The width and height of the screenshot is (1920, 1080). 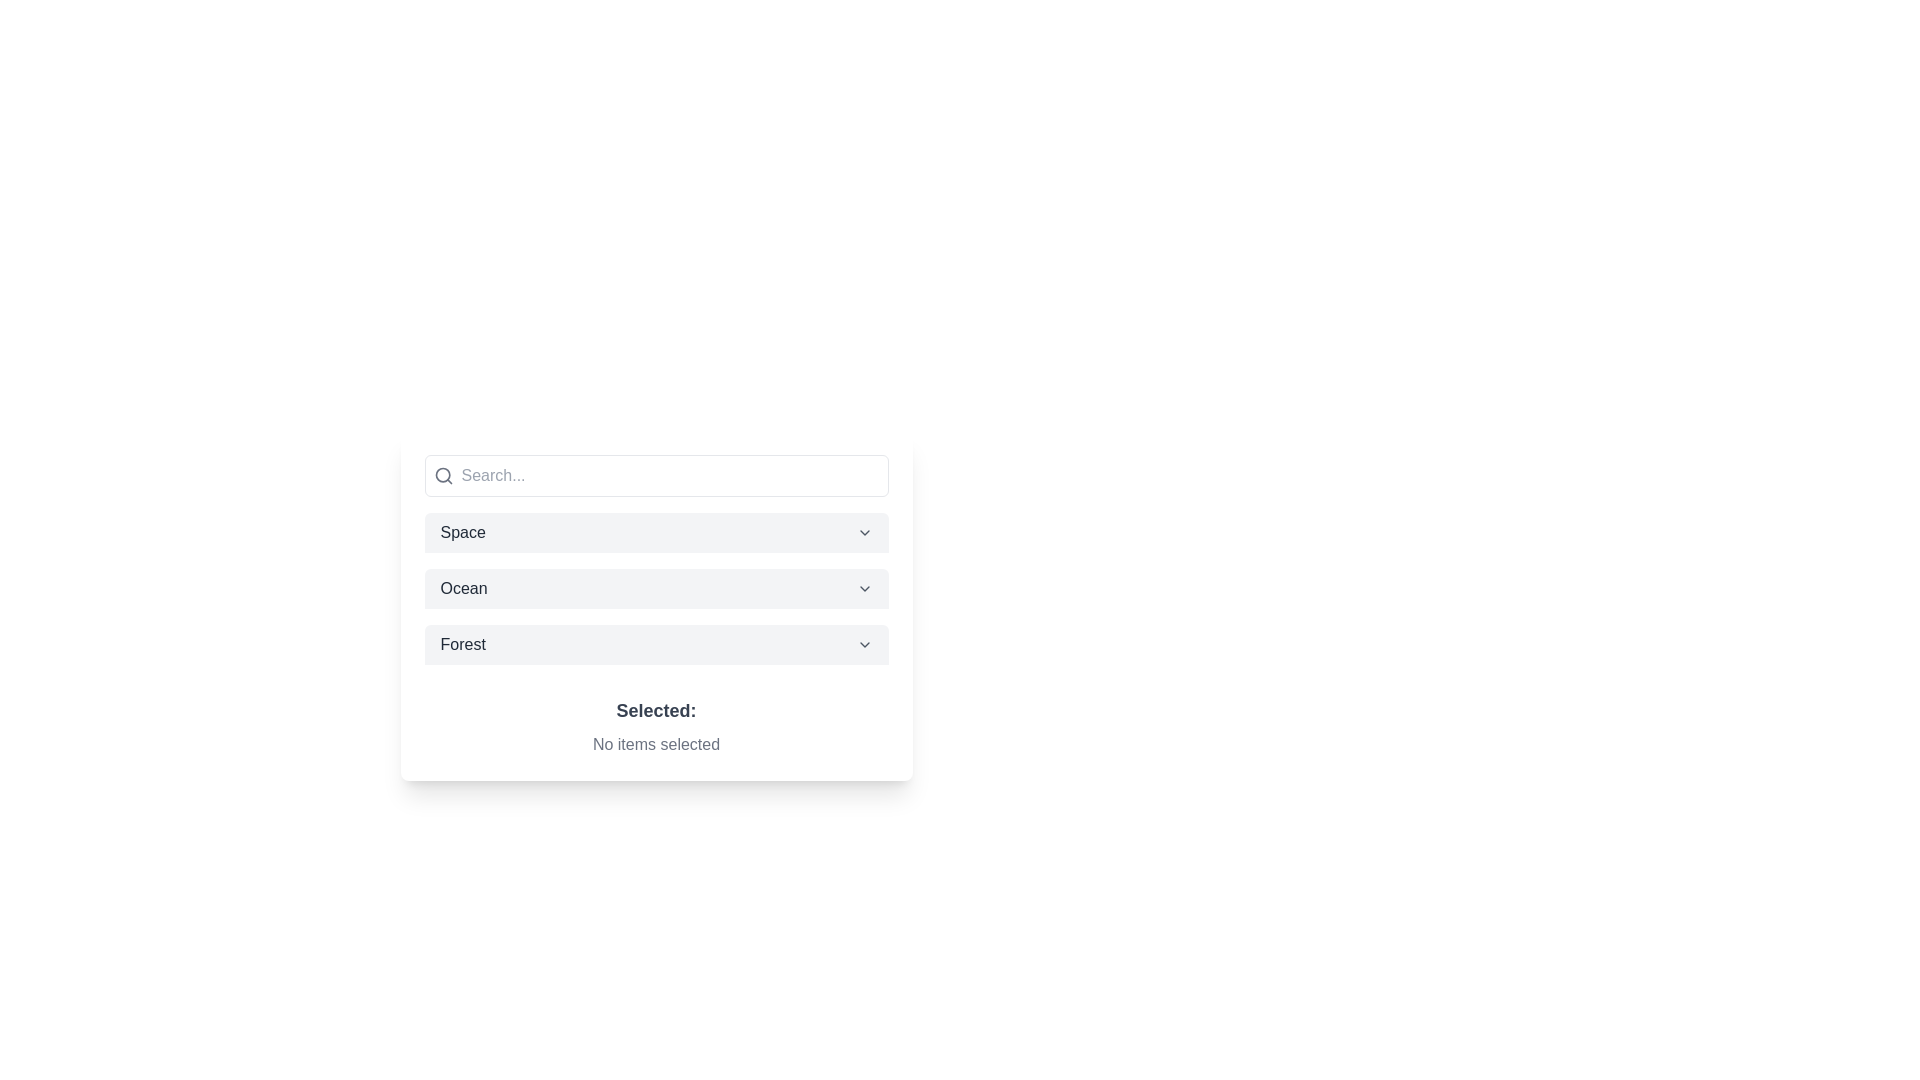 I want to click on the small downward chevron-shaped icon located to the far right of the 'Space' entry, so click(x=864, y=531).